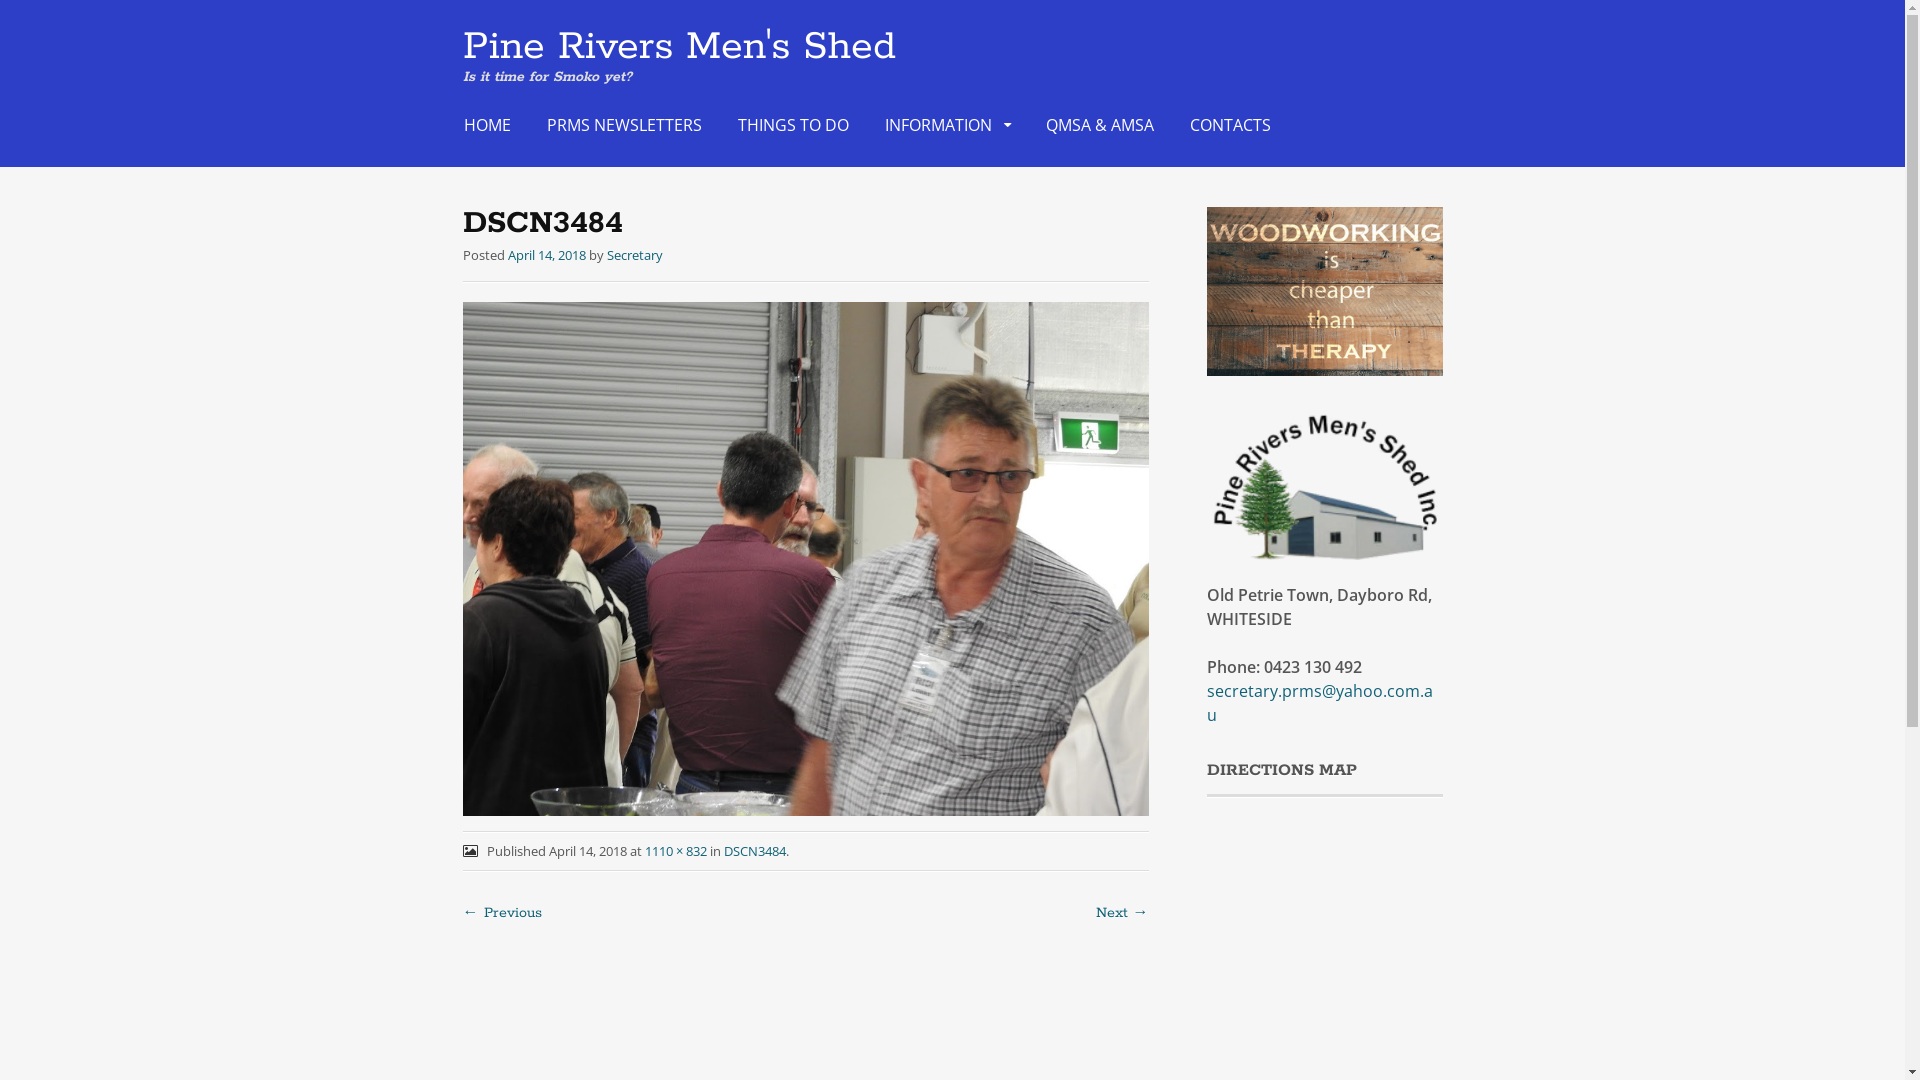 The image size is (1920, 1080). What do you see at coordinates (450, 124) in the screenshot?
I see `'HOME'` at bounding box center [450, 124].